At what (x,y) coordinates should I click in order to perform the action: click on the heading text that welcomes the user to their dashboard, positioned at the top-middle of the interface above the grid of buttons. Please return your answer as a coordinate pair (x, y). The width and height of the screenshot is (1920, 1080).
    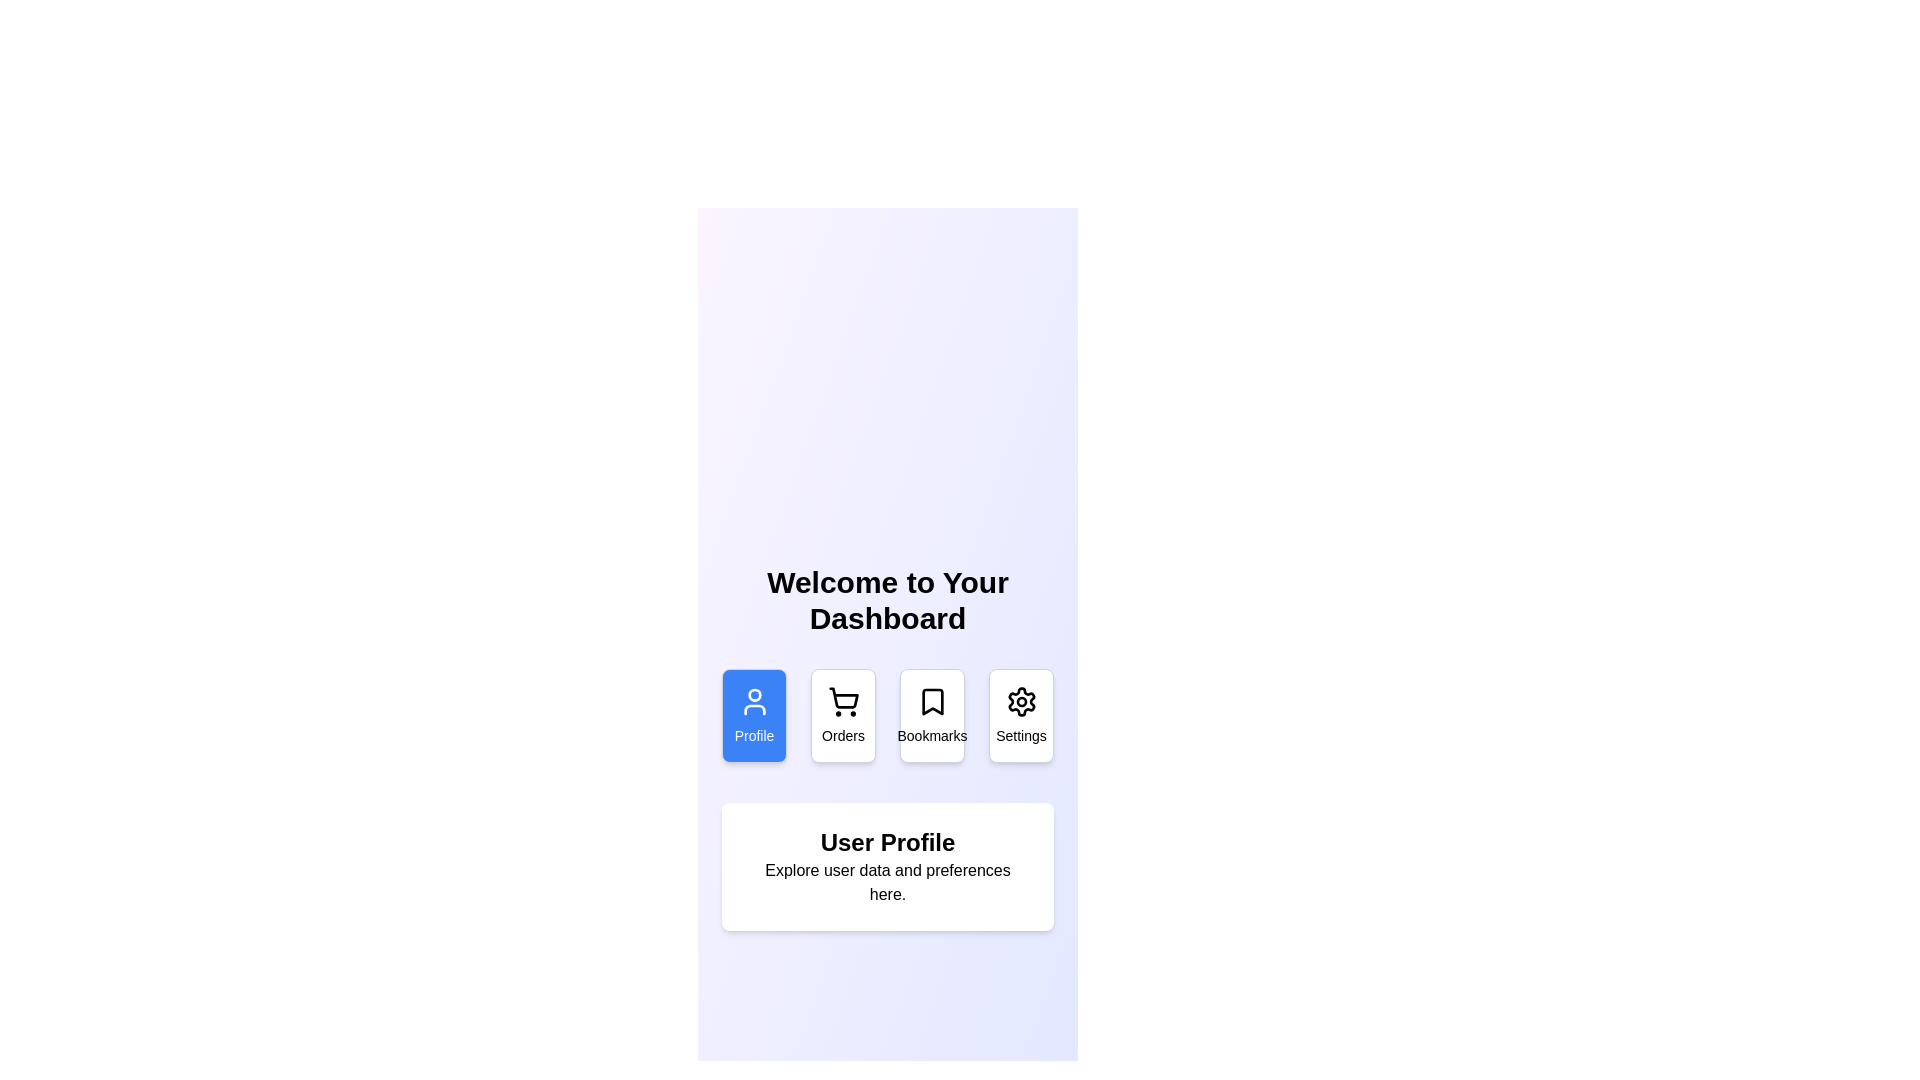
    Looking at the image, I should click on (887, 600).